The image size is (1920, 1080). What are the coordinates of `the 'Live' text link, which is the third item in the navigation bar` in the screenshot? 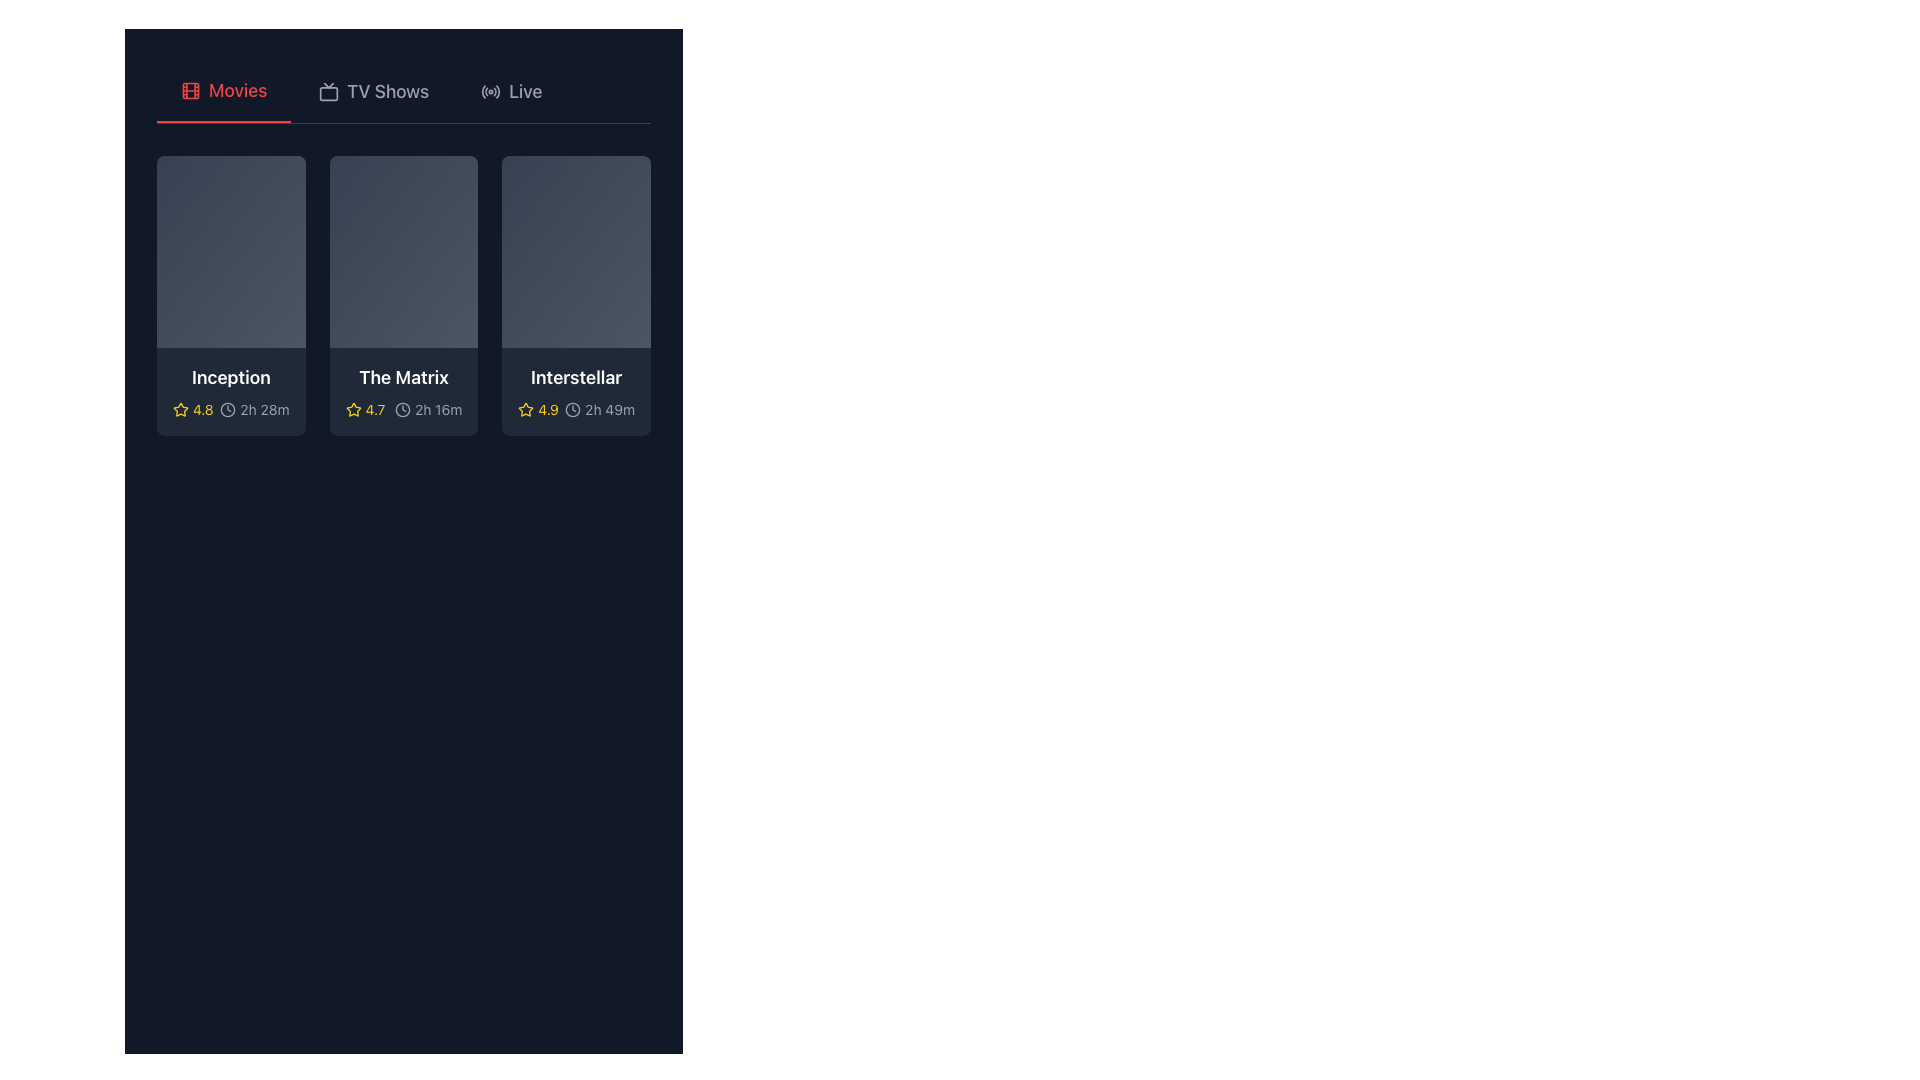 It's located at (525, 92).